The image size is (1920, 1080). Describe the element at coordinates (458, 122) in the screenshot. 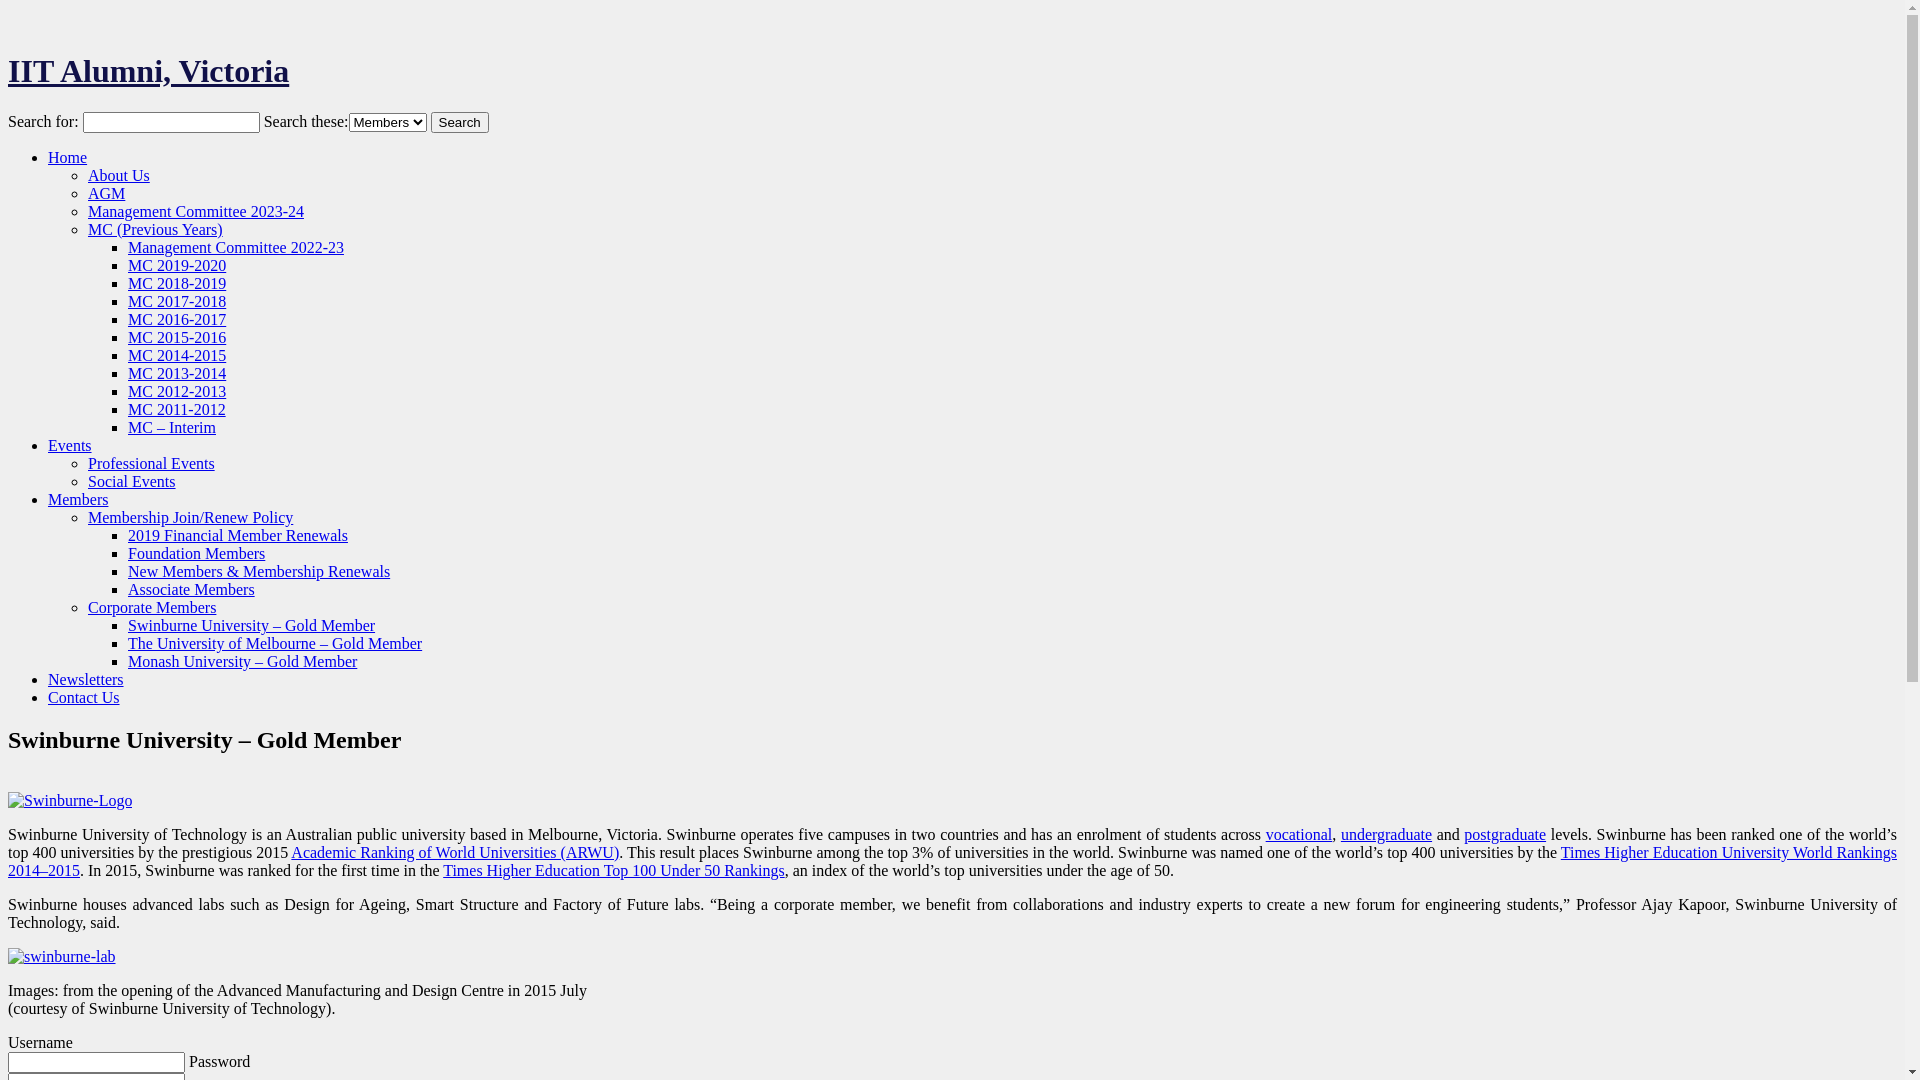

I see `'Search'` at that location.